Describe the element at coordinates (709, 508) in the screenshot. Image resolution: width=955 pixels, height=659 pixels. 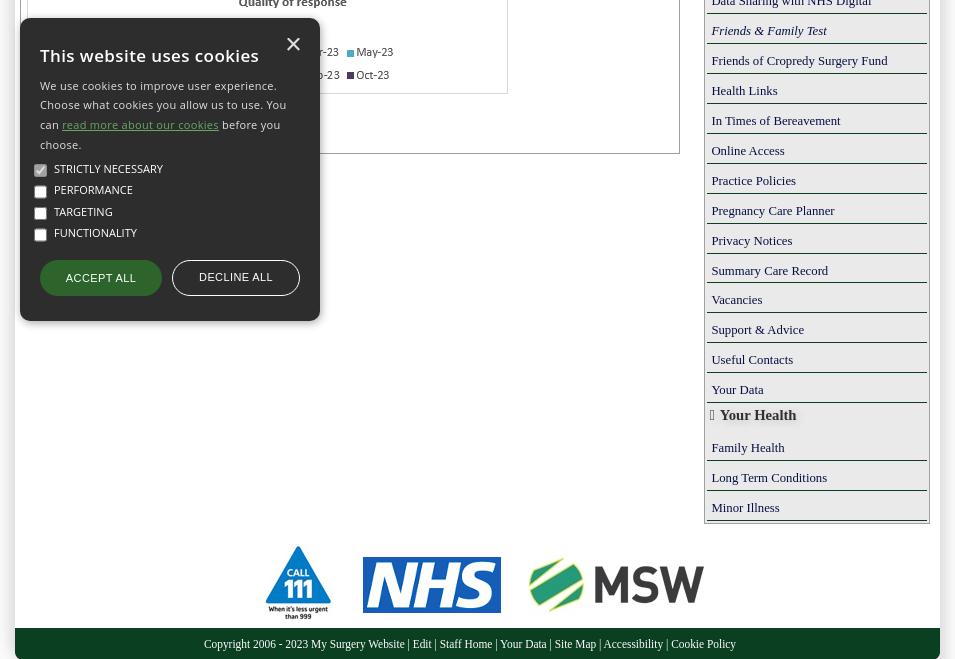
I see `'Minor Illness'` at that location.